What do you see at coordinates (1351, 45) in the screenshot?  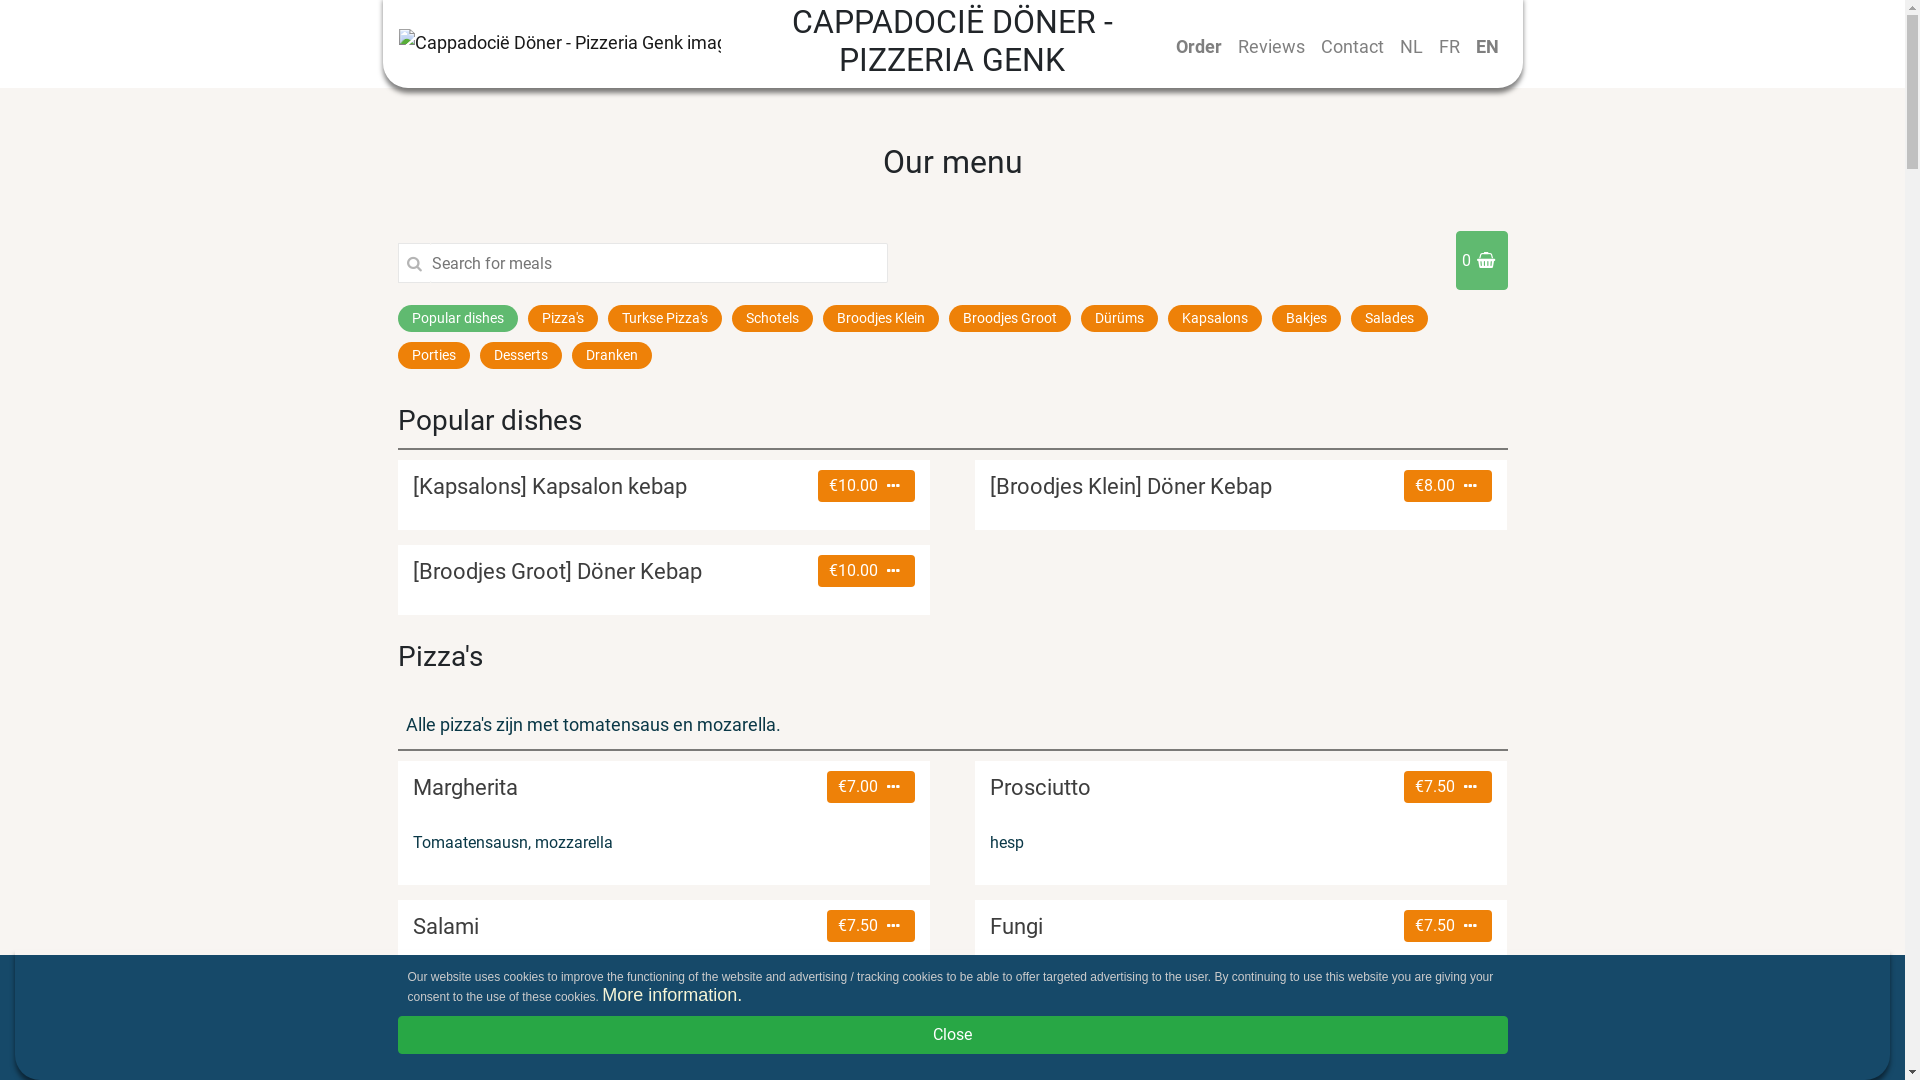 I see `'Contact'` at bounding box center [1351, 45].